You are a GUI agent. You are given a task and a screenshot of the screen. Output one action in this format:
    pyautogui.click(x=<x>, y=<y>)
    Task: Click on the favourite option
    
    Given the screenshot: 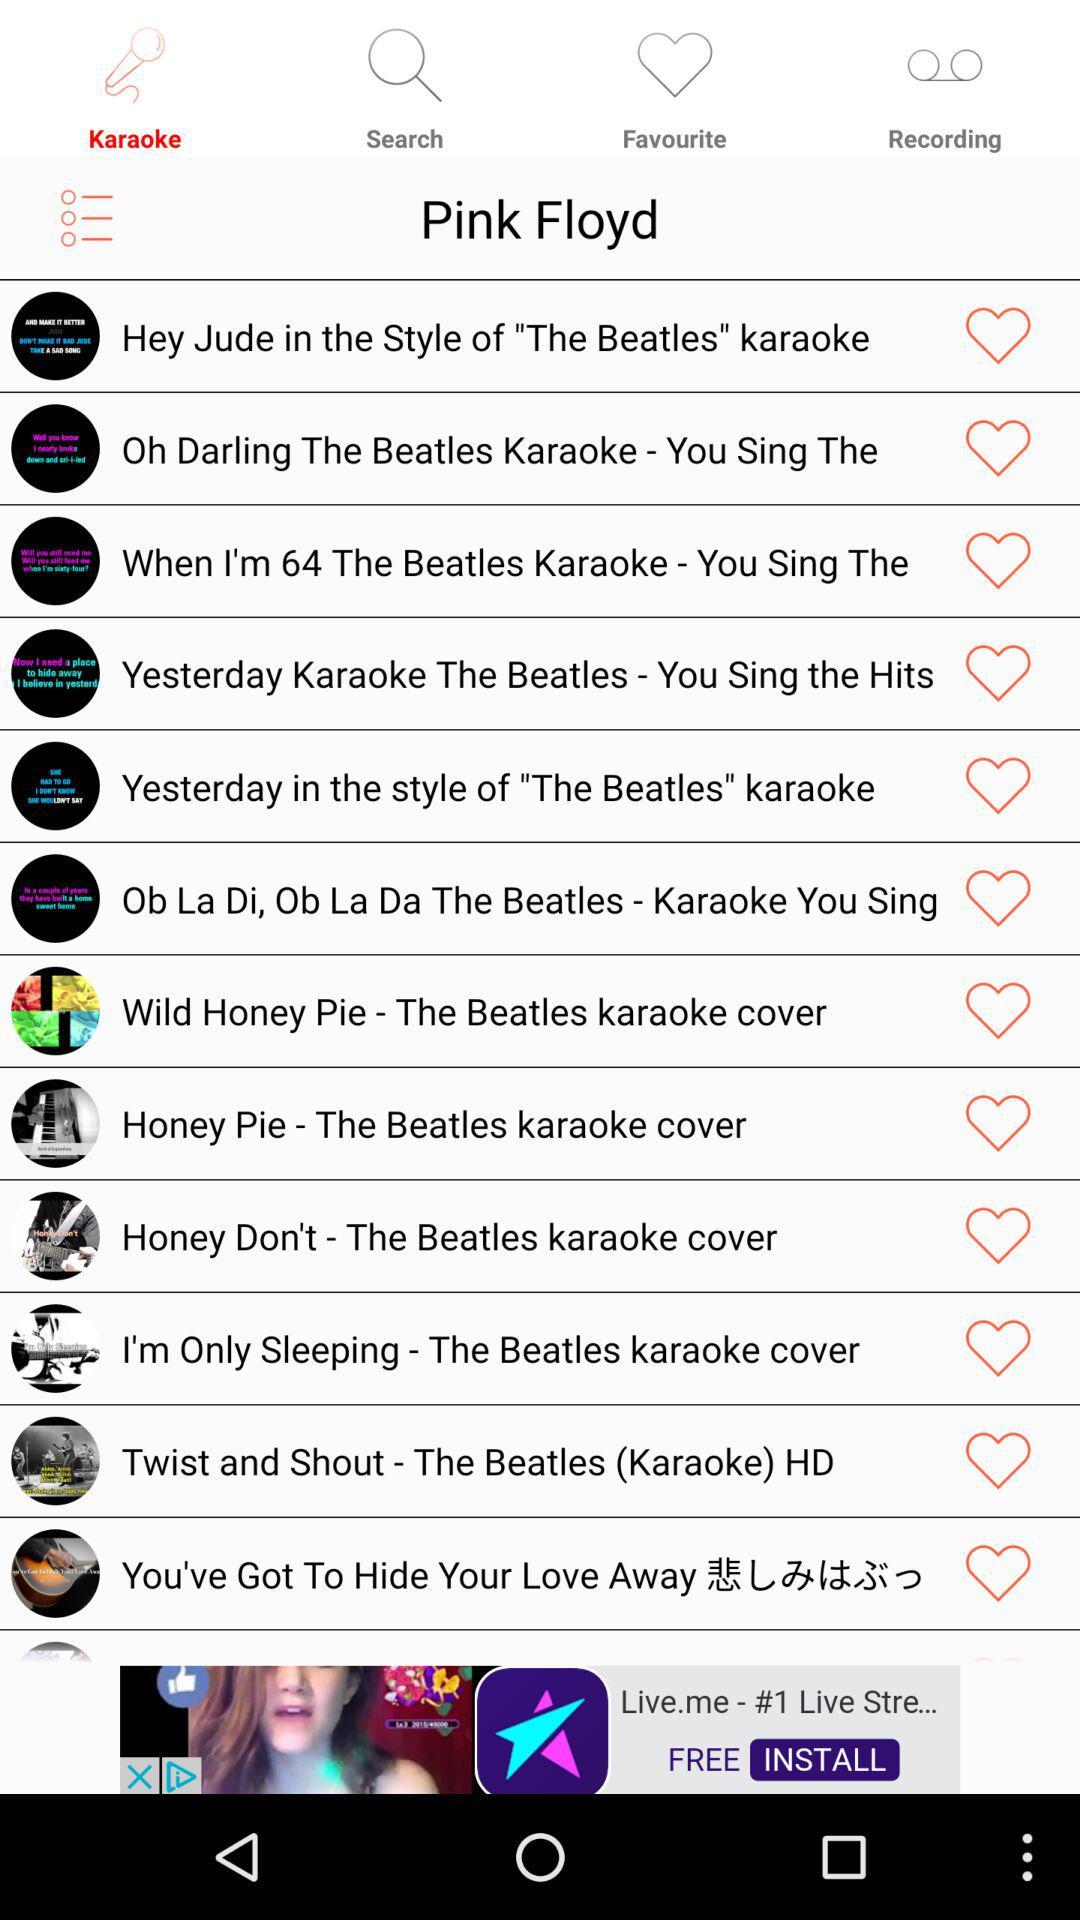 What is the action you would take?
    pyautogui.click(x=998, y=673)
    